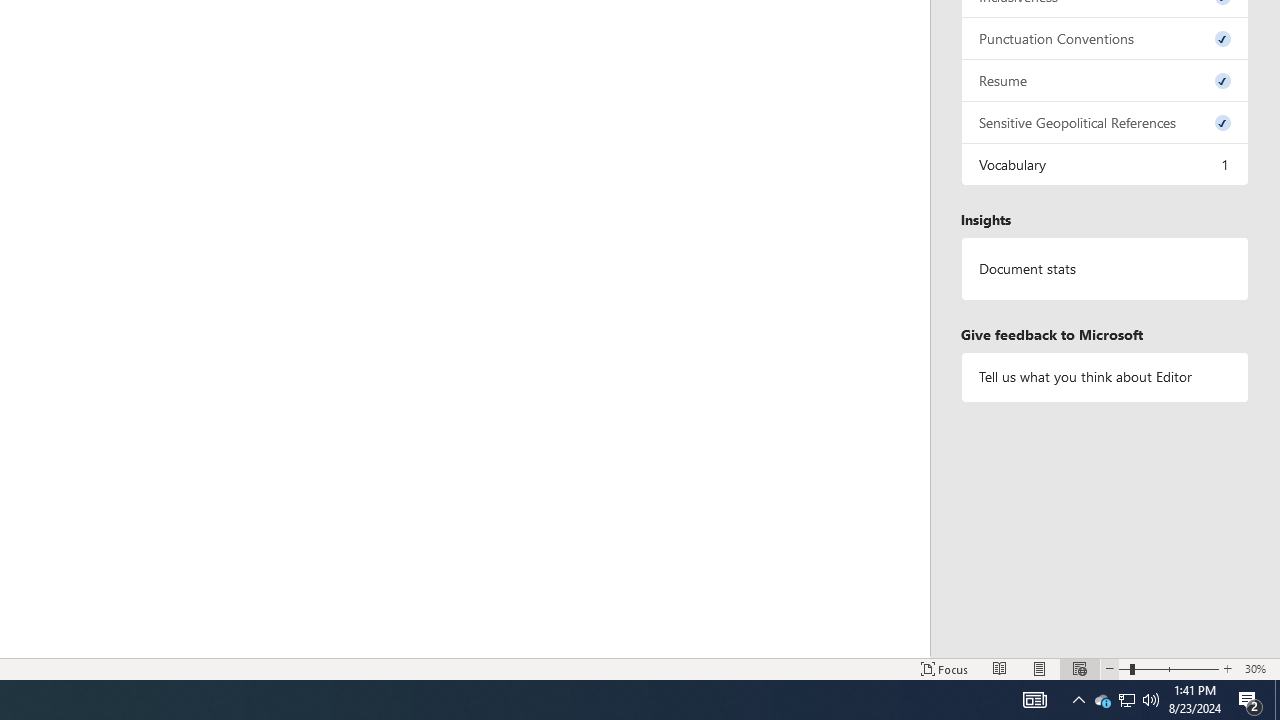 The width and height of the screenshot is (1280, 720). I want to click on 'Print Layout', so click(1040, 669).